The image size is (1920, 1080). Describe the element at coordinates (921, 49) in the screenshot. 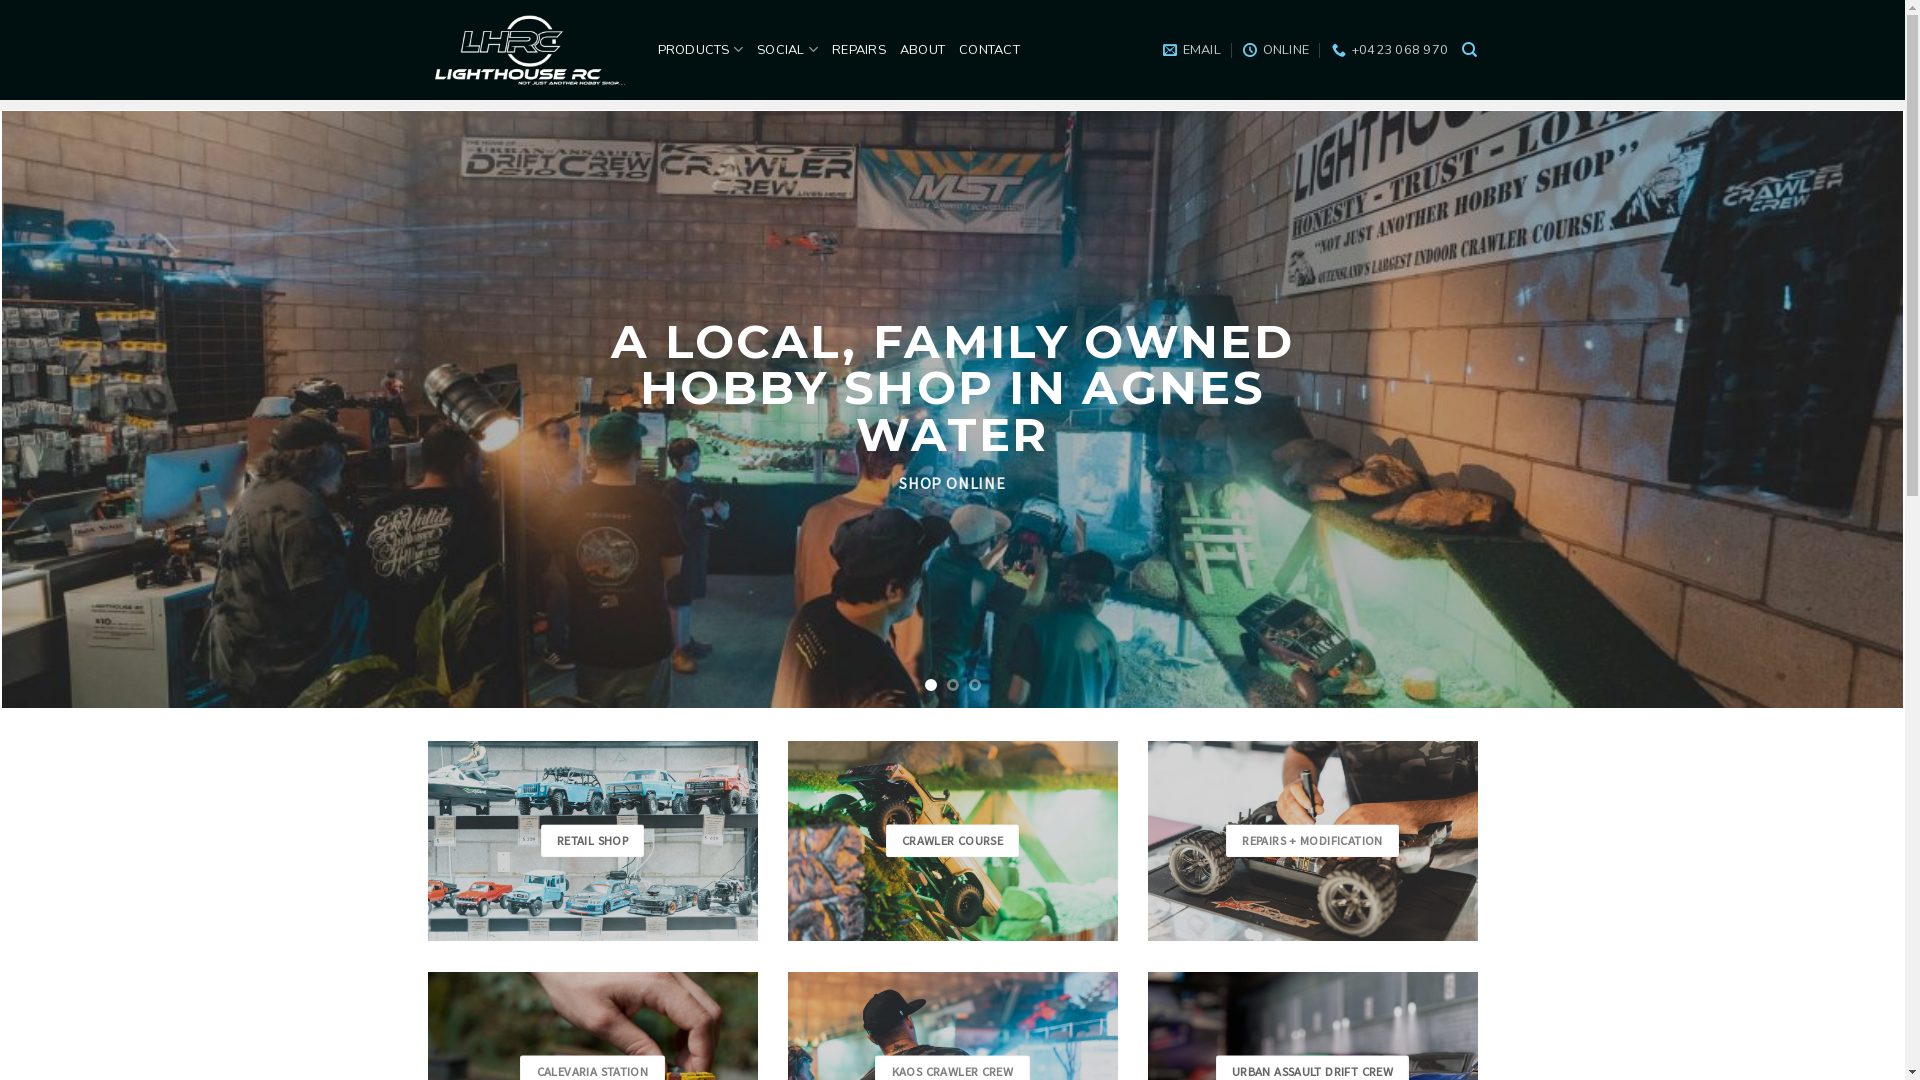

I see `'ABOUT'` at that location.